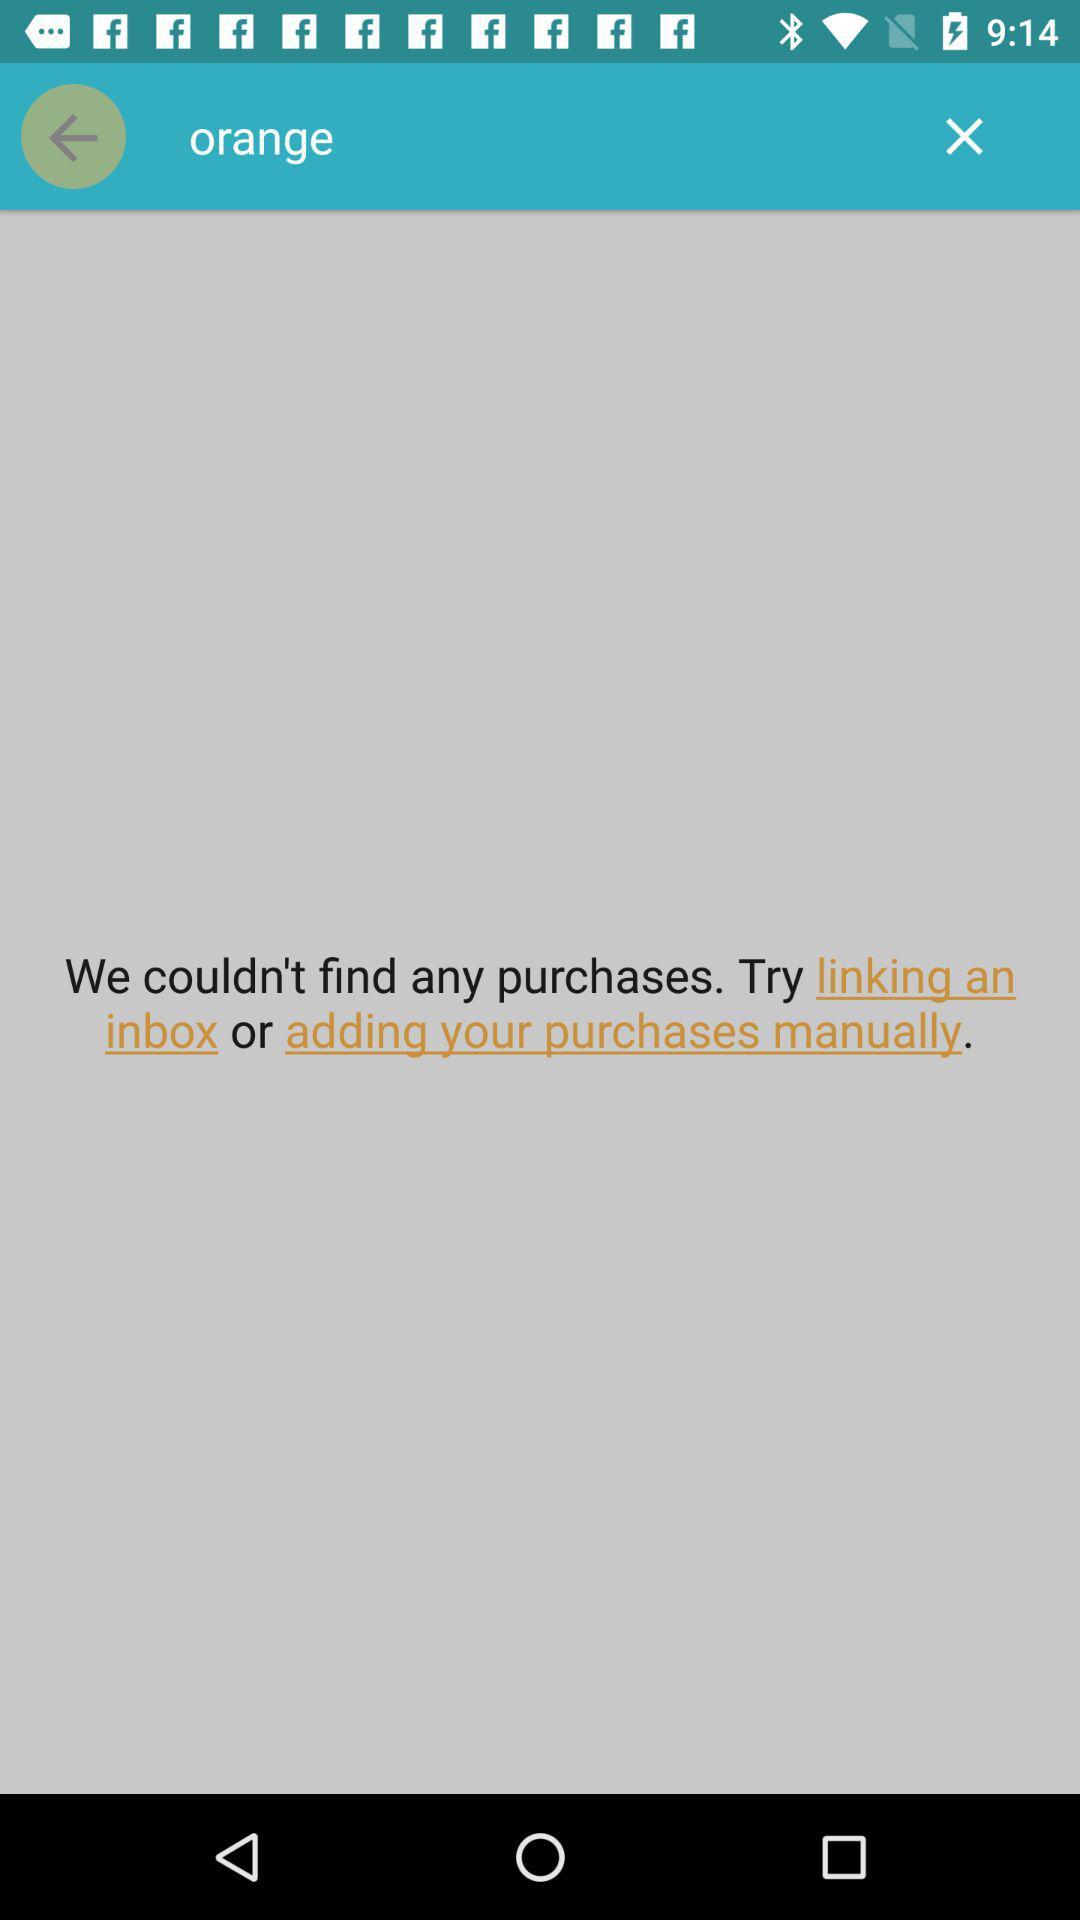 This screenshot has width=1080, height=1920. Describe the element at coordinates (963, 135) in the screenshot. I see `icon to the right of orange` at that location.